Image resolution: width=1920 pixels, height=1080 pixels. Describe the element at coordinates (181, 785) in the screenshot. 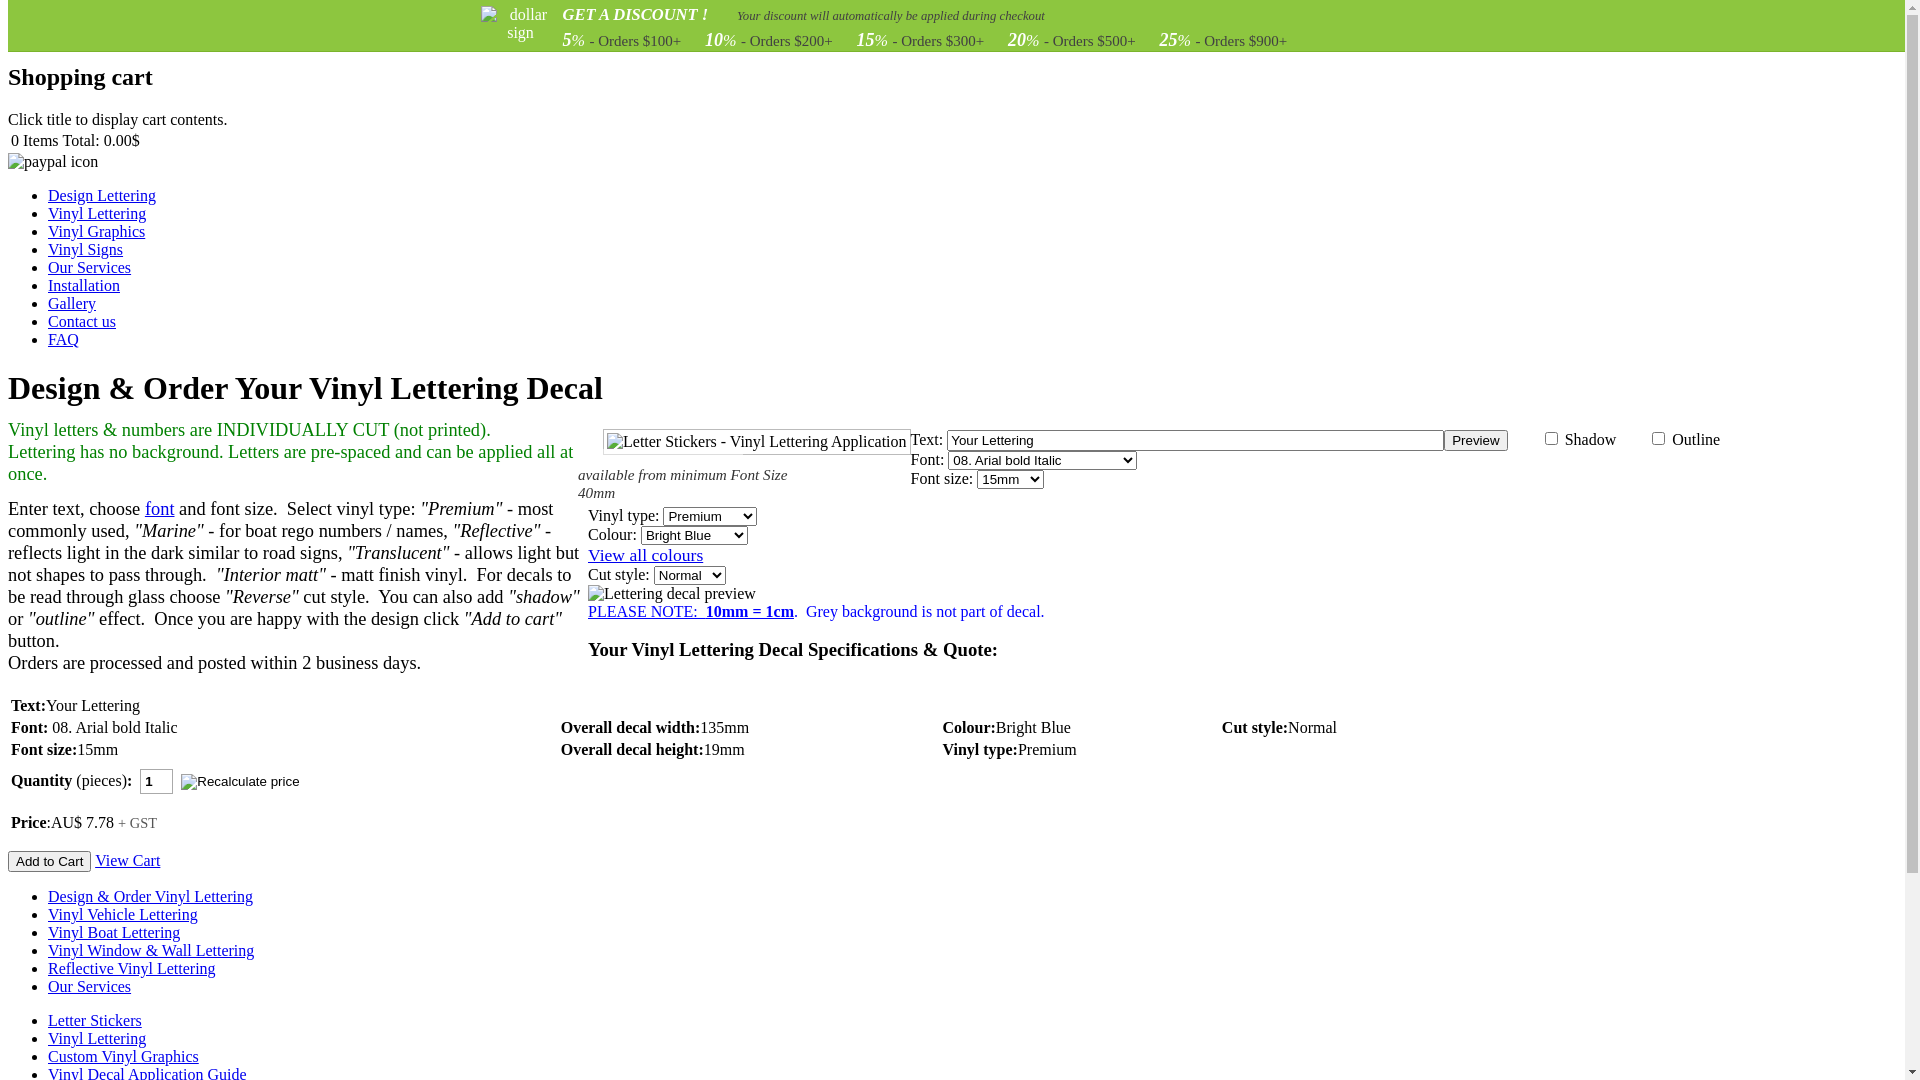

I see `'Recalculate price'` at that location.